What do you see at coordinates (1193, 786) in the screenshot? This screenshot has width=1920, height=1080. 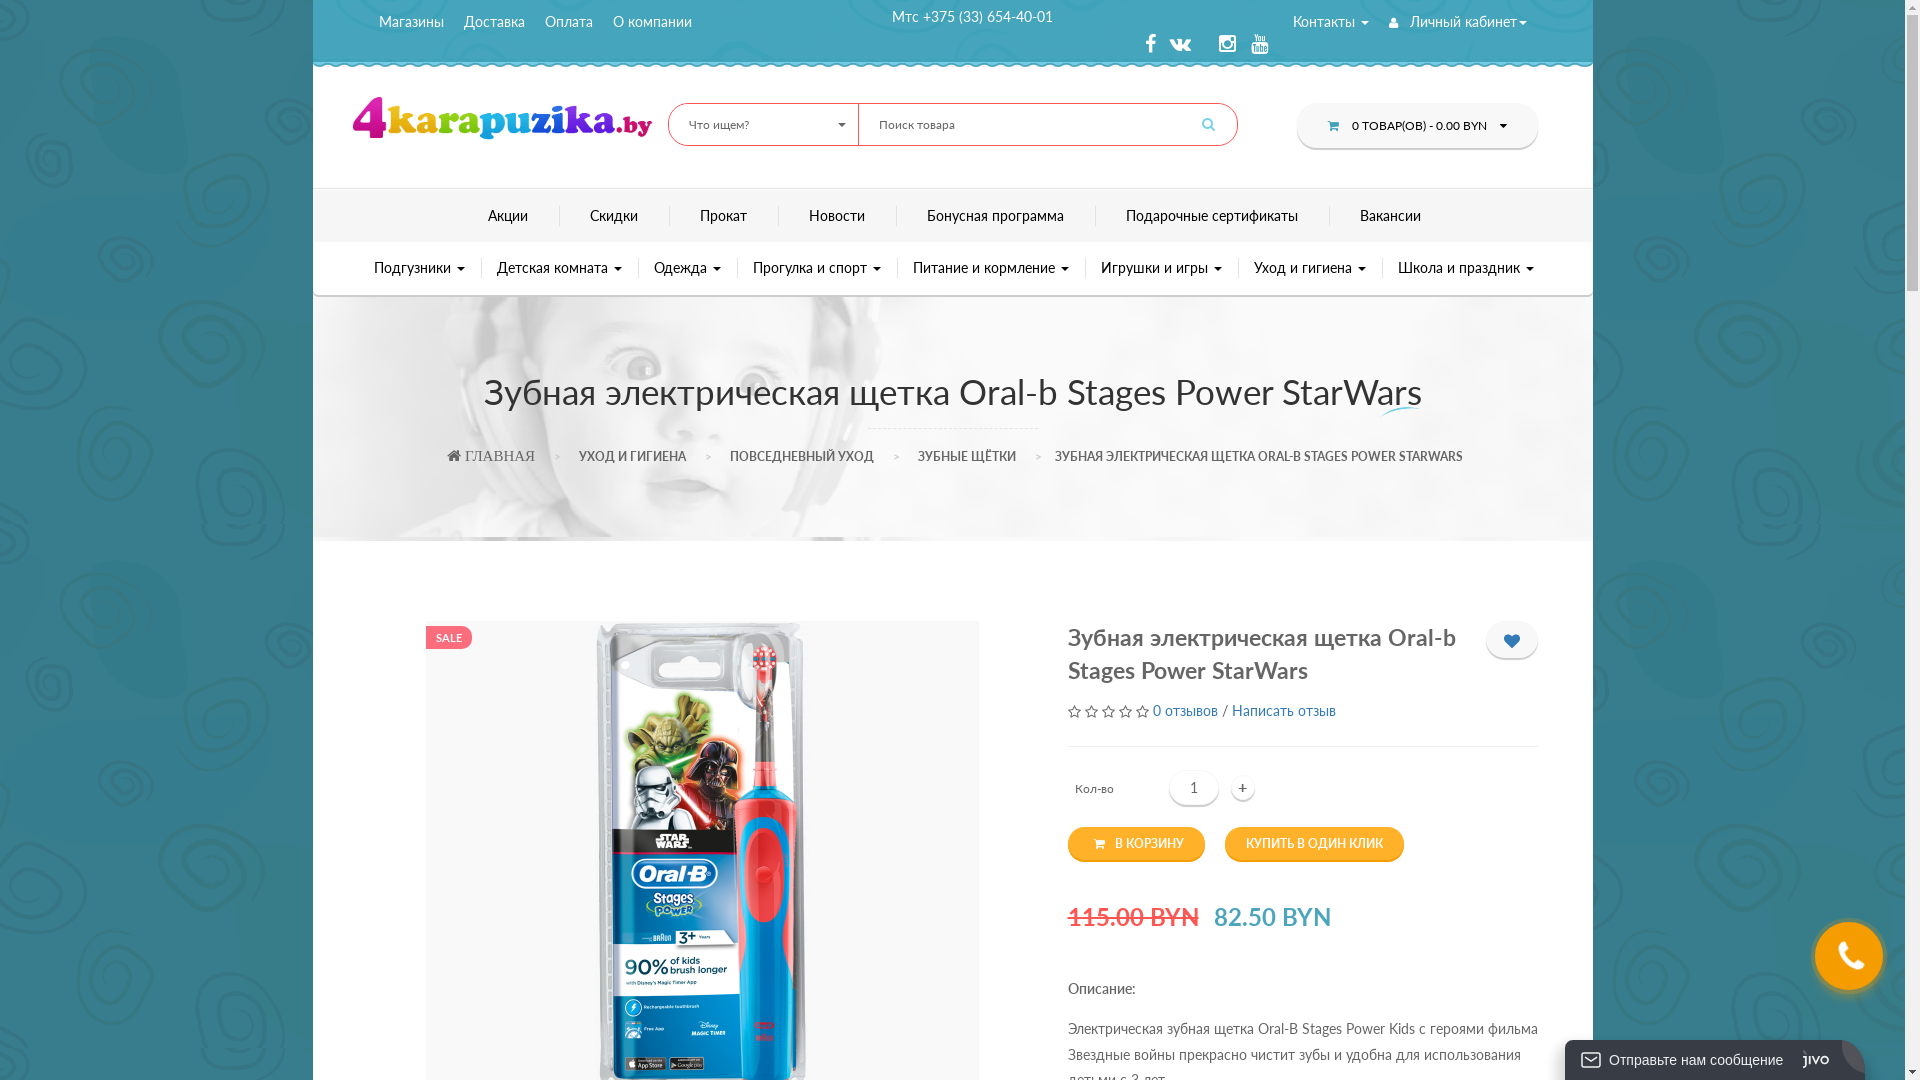 I see `'Qty'` at bounding box center [1193, 786].